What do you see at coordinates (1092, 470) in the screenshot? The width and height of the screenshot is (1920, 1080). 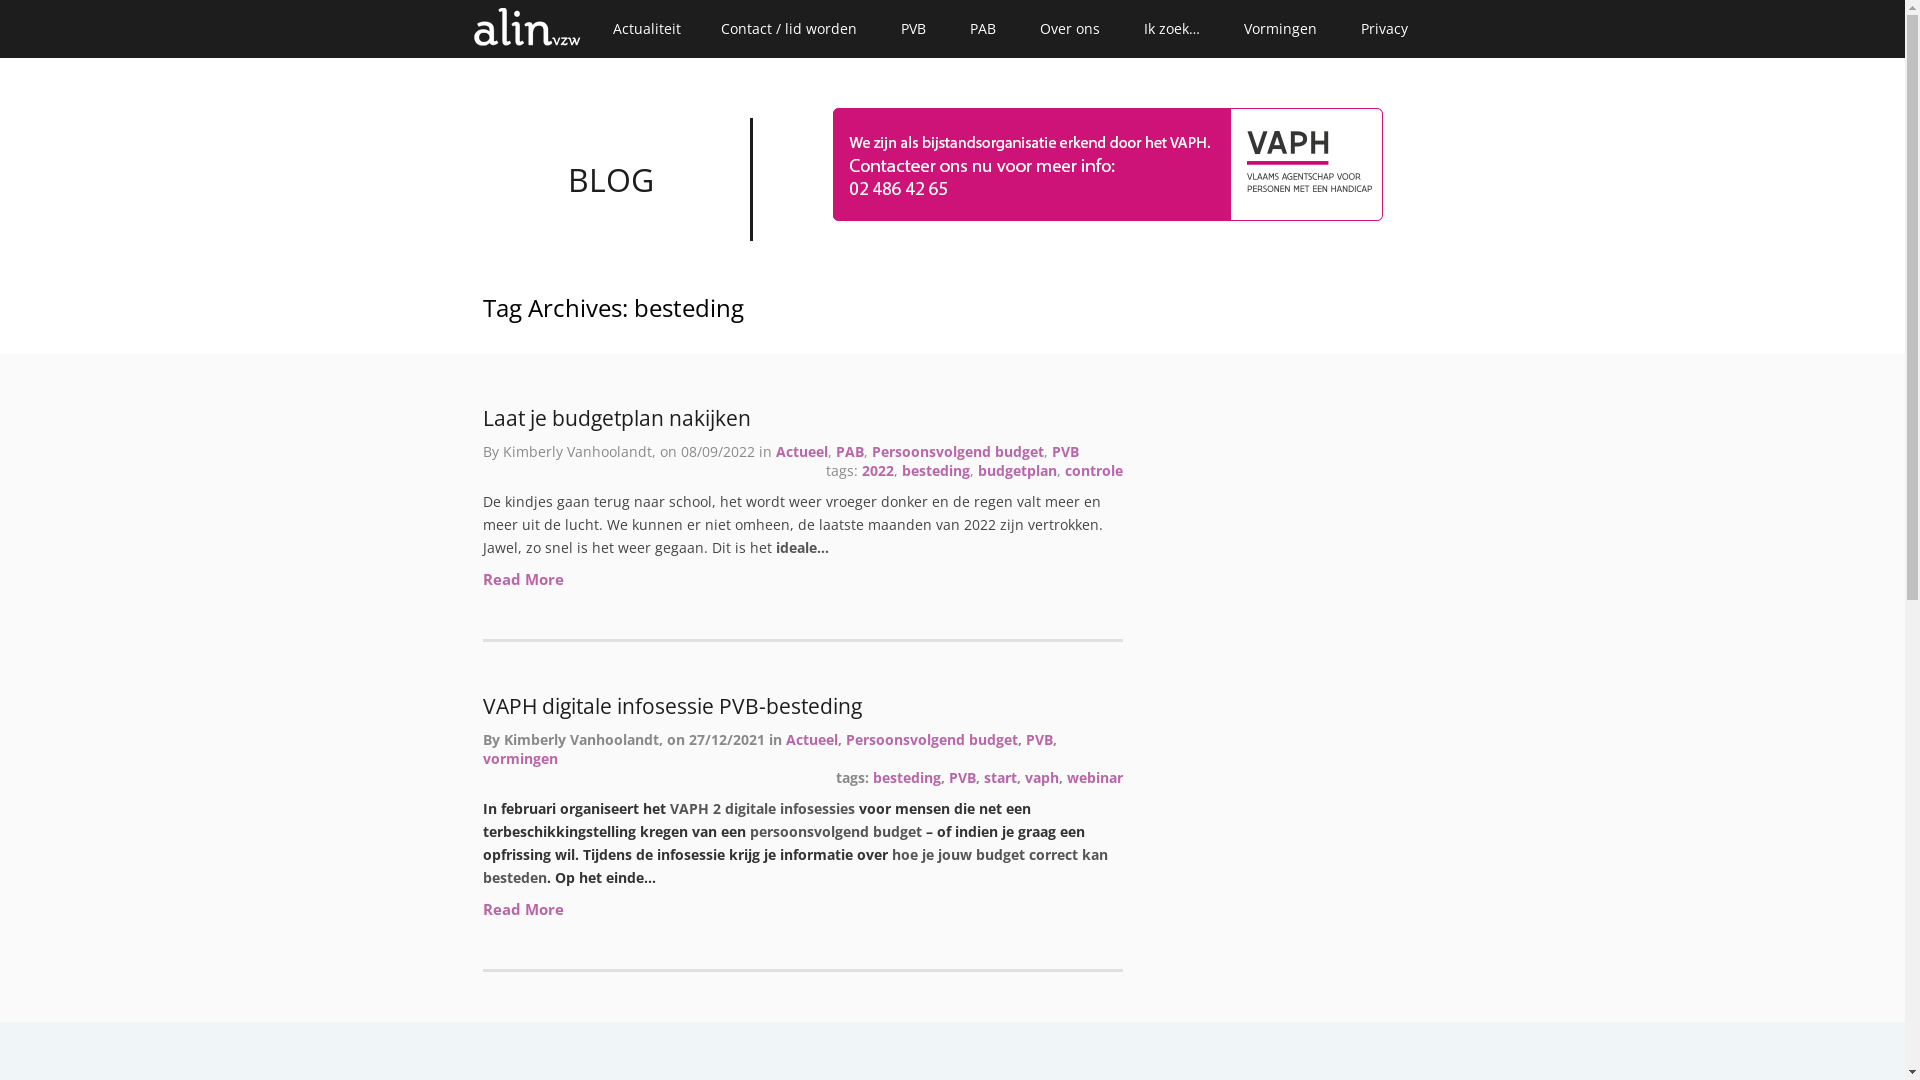 I see `'controle'` at bounding box center [1092, 470].